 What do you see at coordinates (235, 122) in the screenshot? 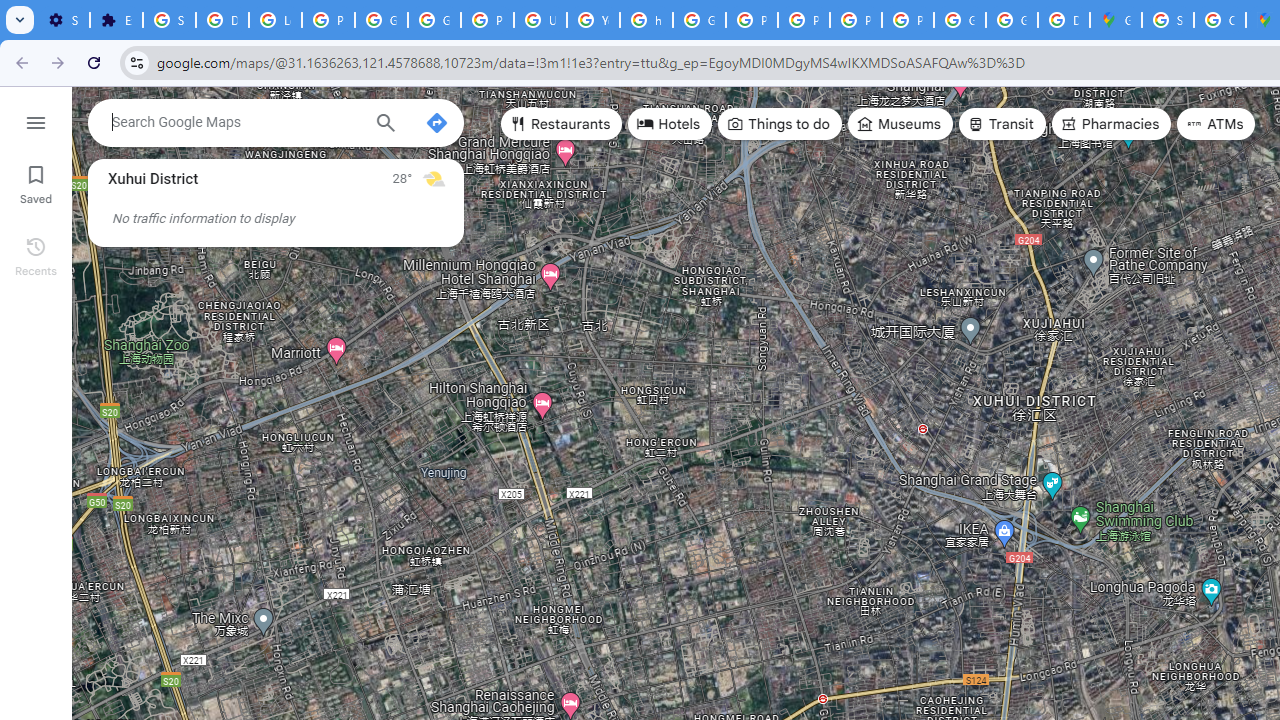
I see `'Search Google Maps'` at bounding box center [235, 122].